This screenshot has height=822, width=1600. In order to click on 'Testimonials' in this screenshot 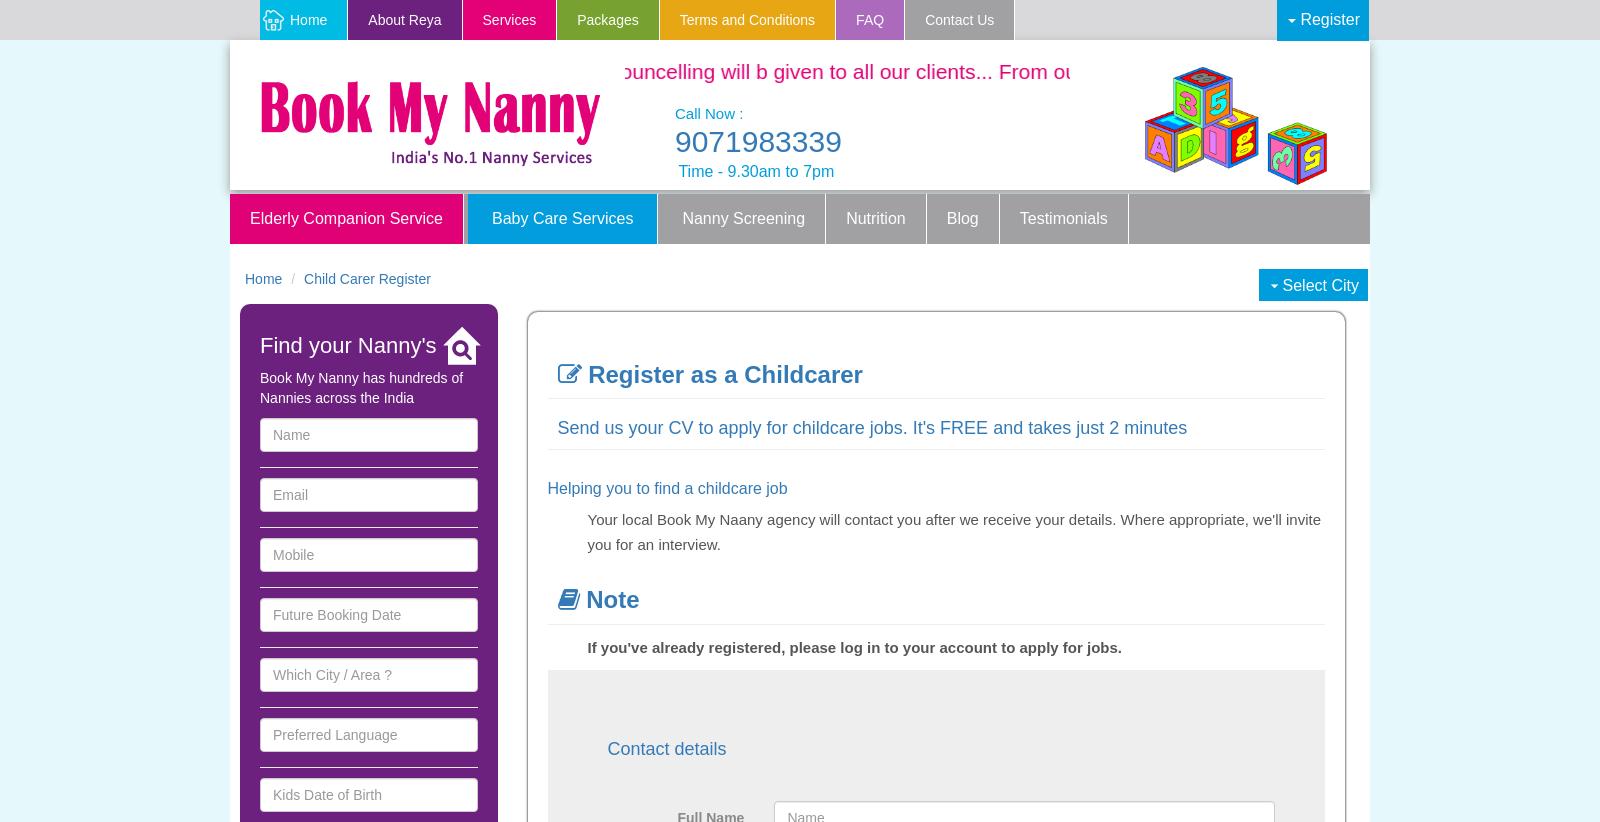, I will do `click(1019, 217)`.